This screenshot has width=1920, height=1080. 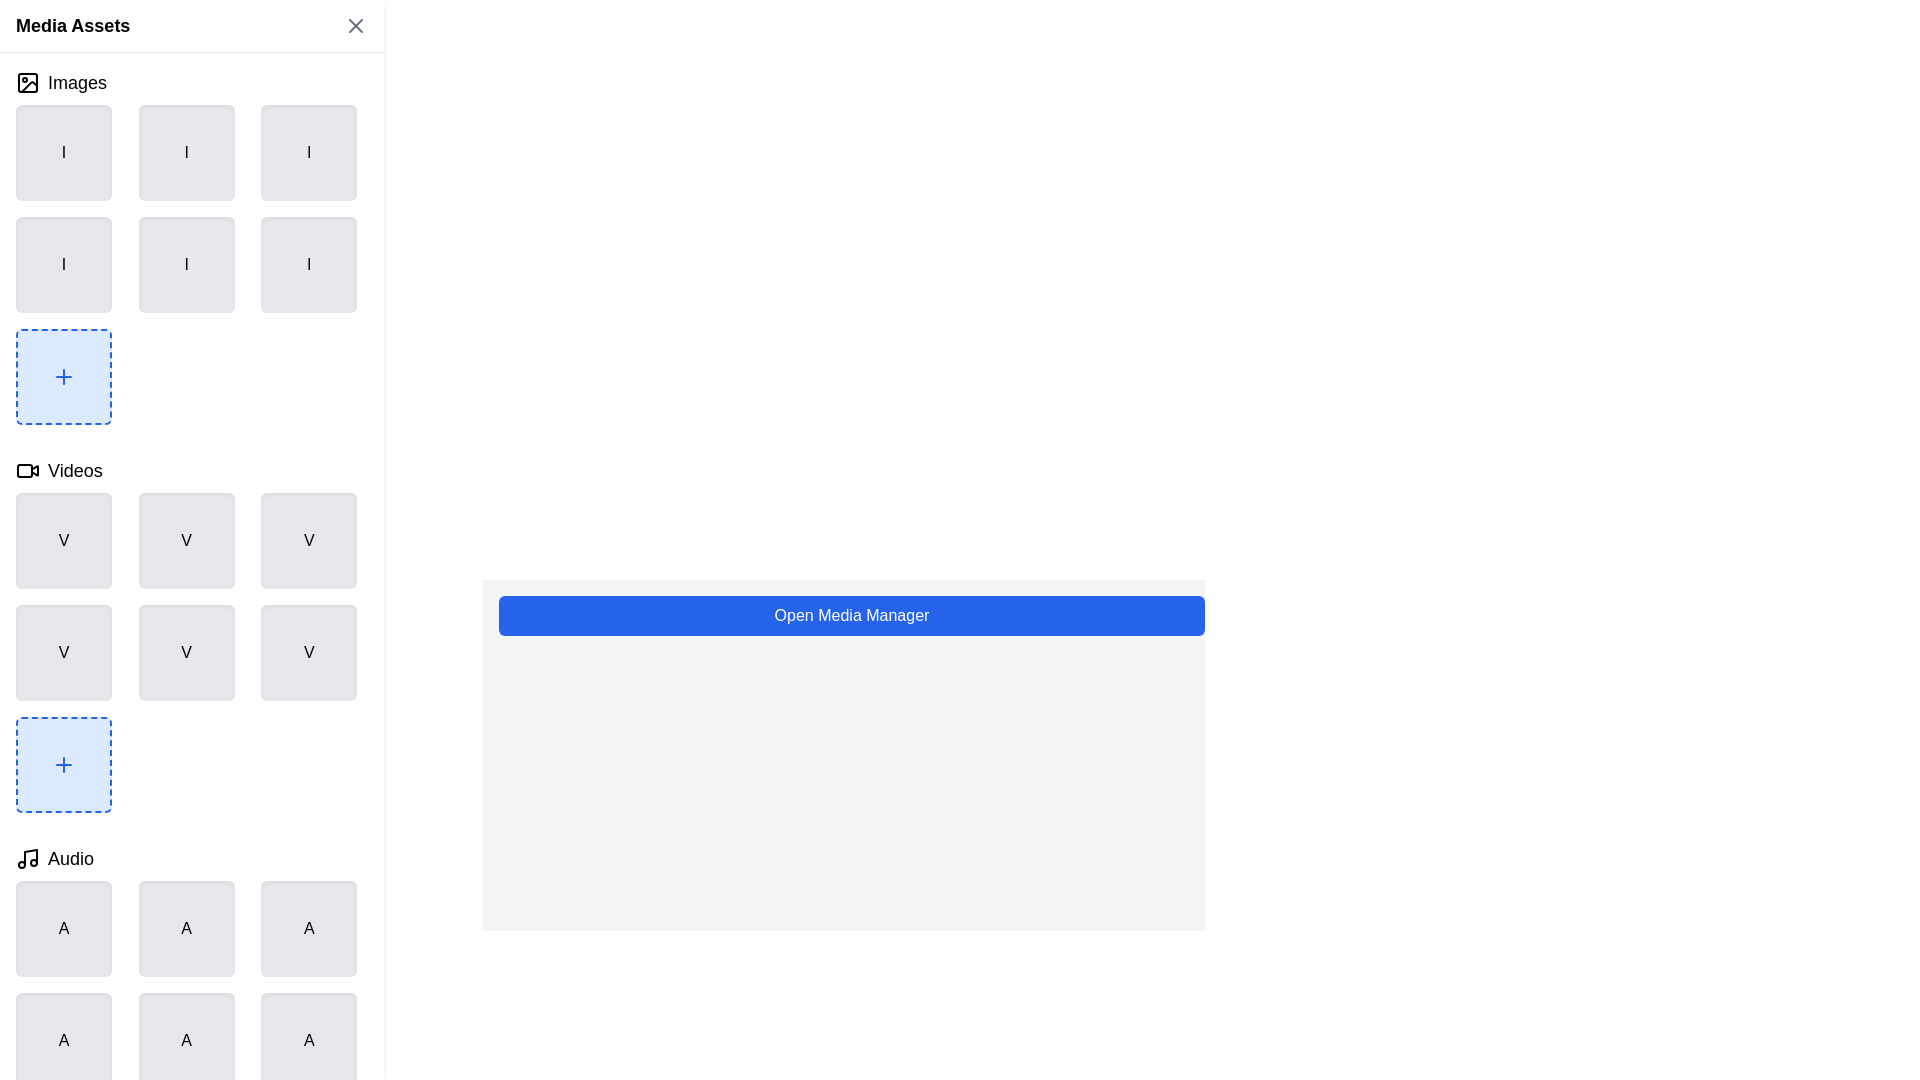 I want to click on the visual placeholder or display box containing the character 'V' in the 'Videos' section of the grid, so click(x=63, y=652).